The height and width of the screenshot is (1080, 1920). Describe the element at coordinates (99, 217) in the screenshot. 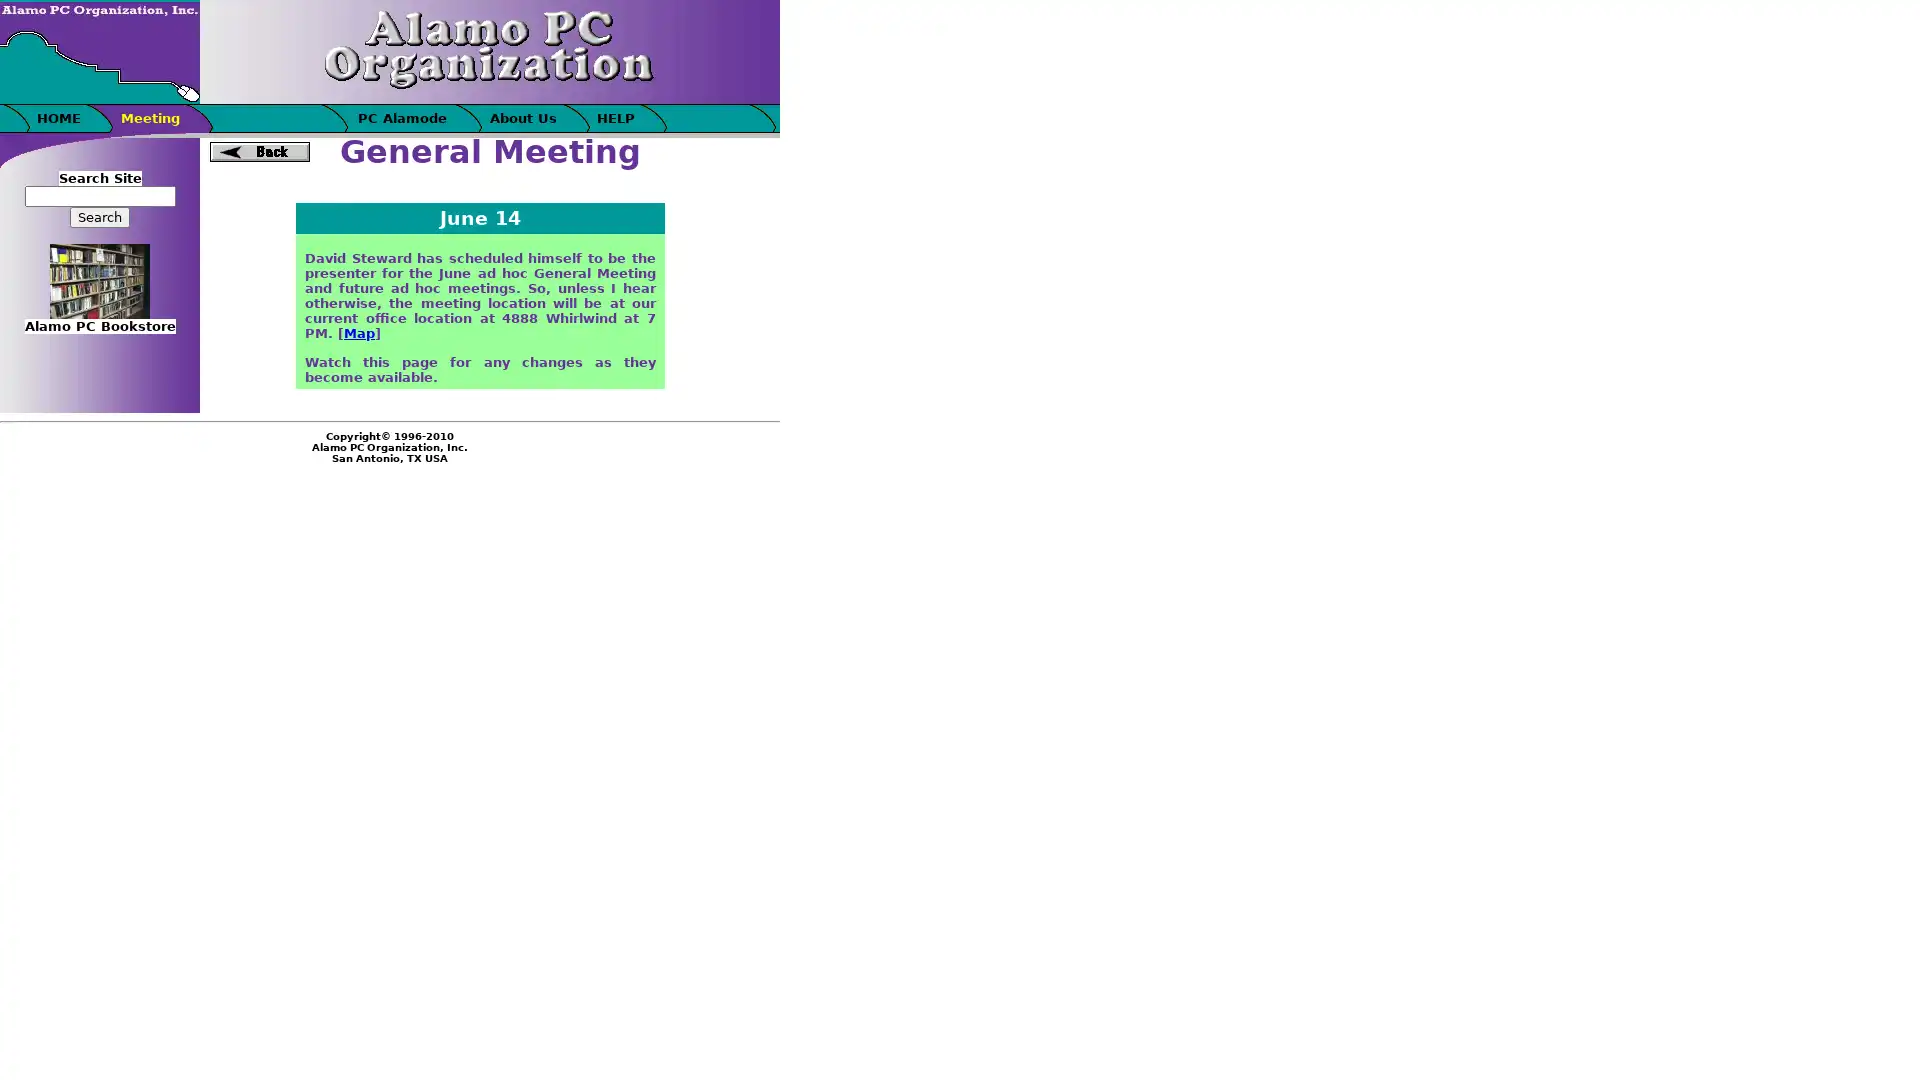

I see `Search` at that location.